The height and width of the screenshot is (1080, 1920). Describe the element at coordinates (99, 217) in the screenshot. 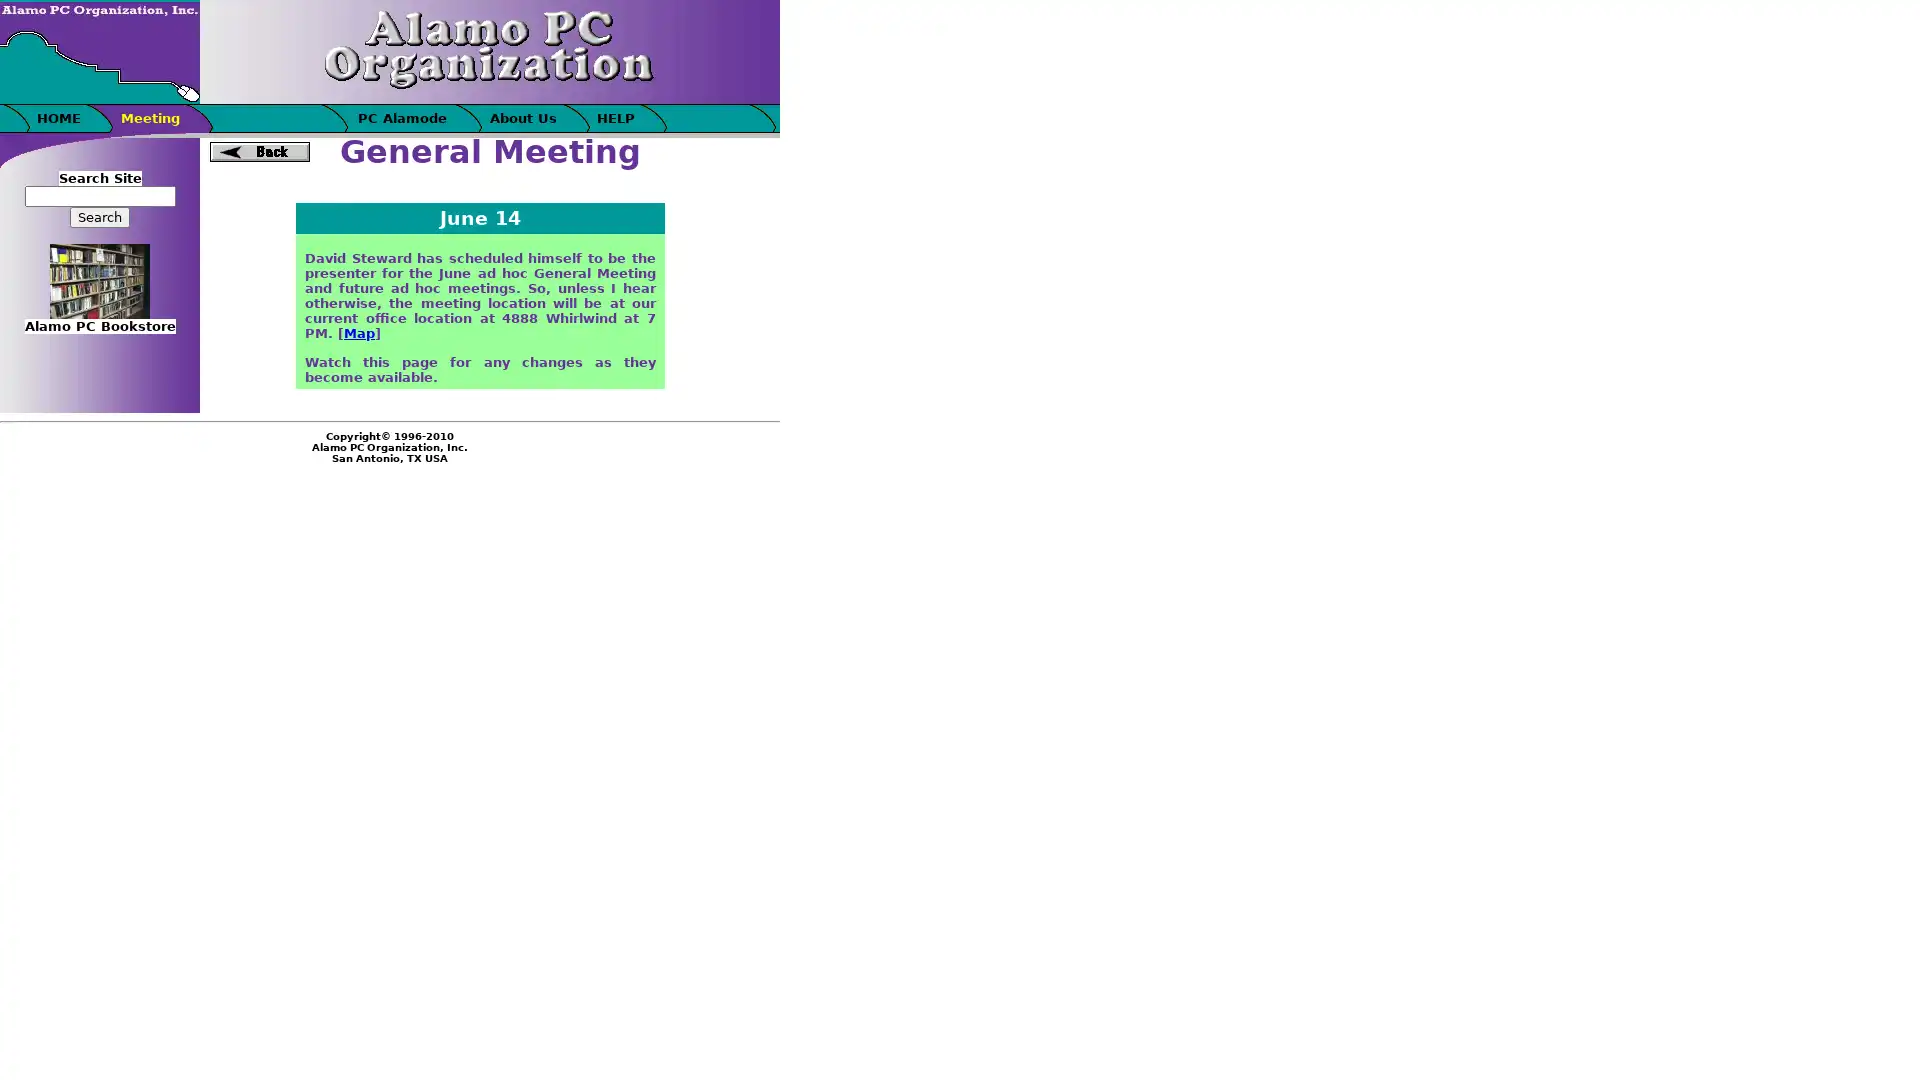

I see `Search` at that location.